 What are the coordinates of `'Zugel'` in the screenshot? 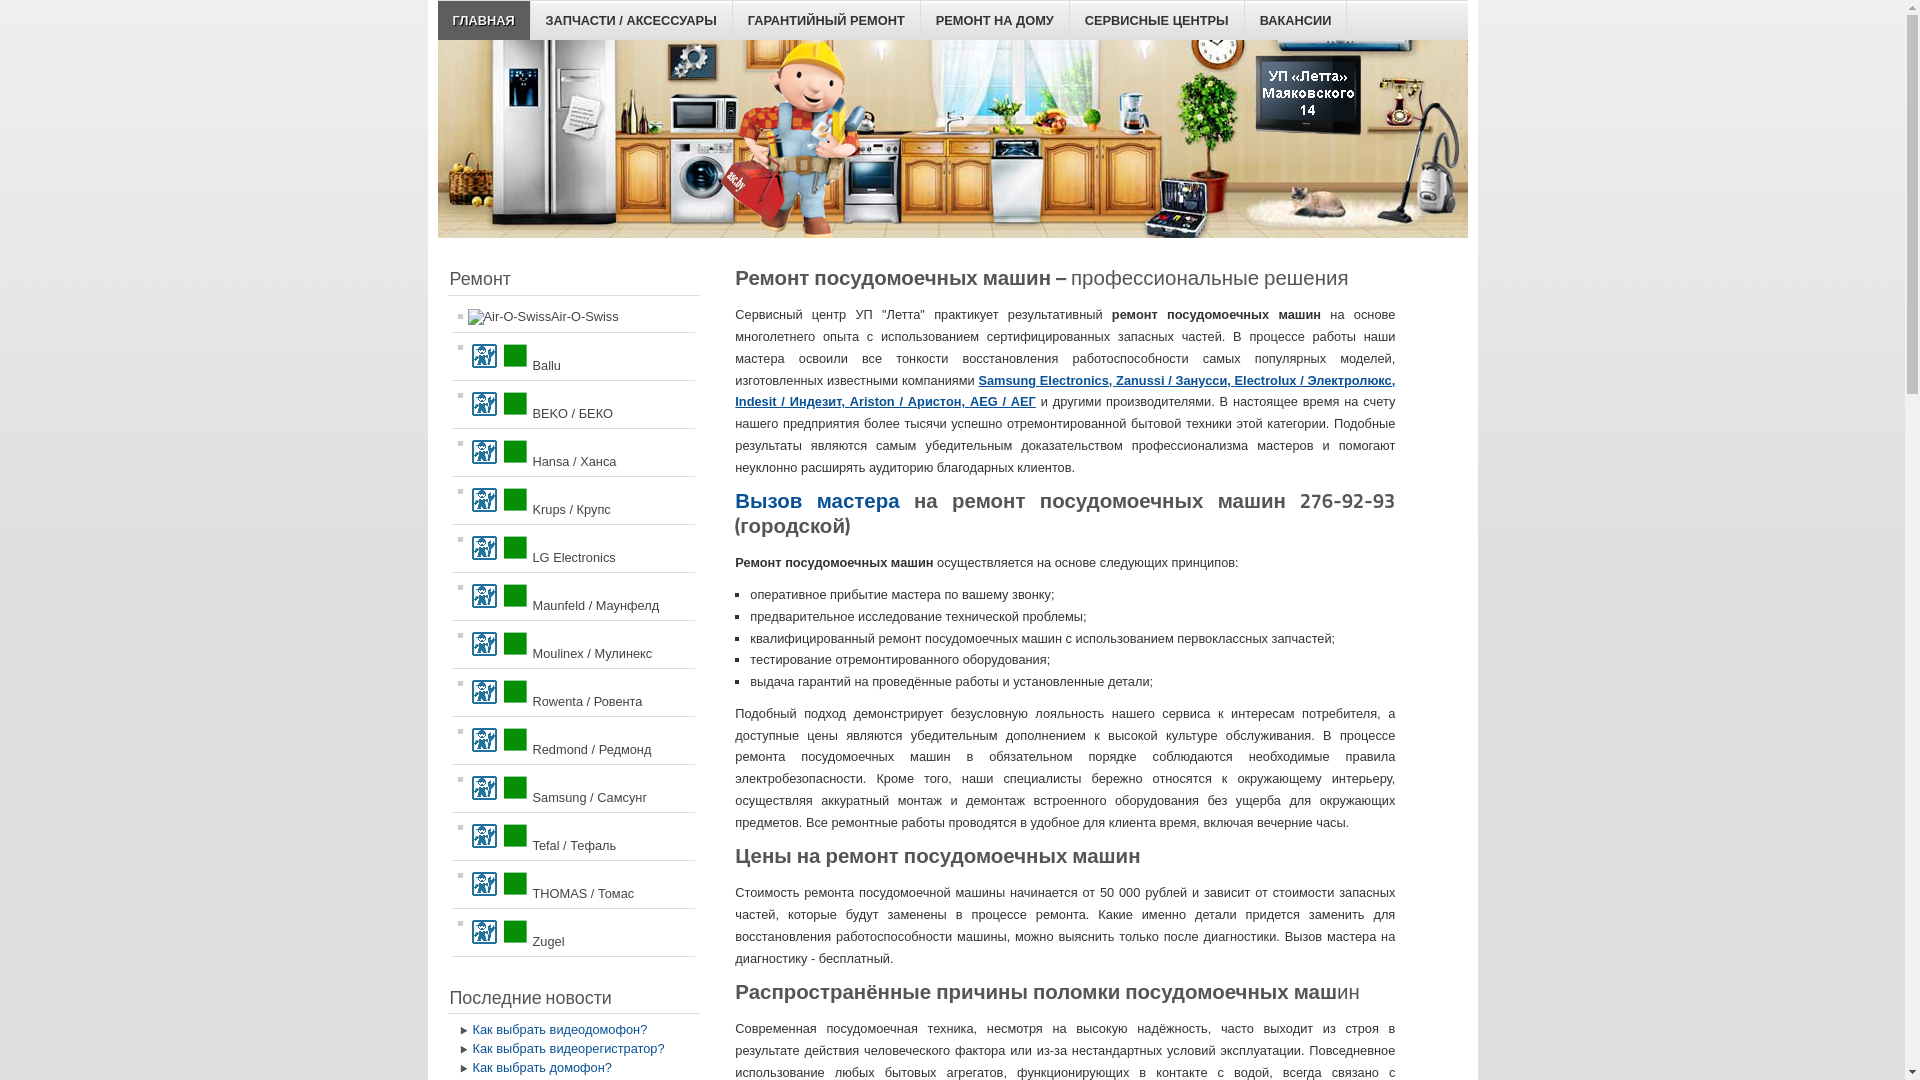 It's located at (450, 932).